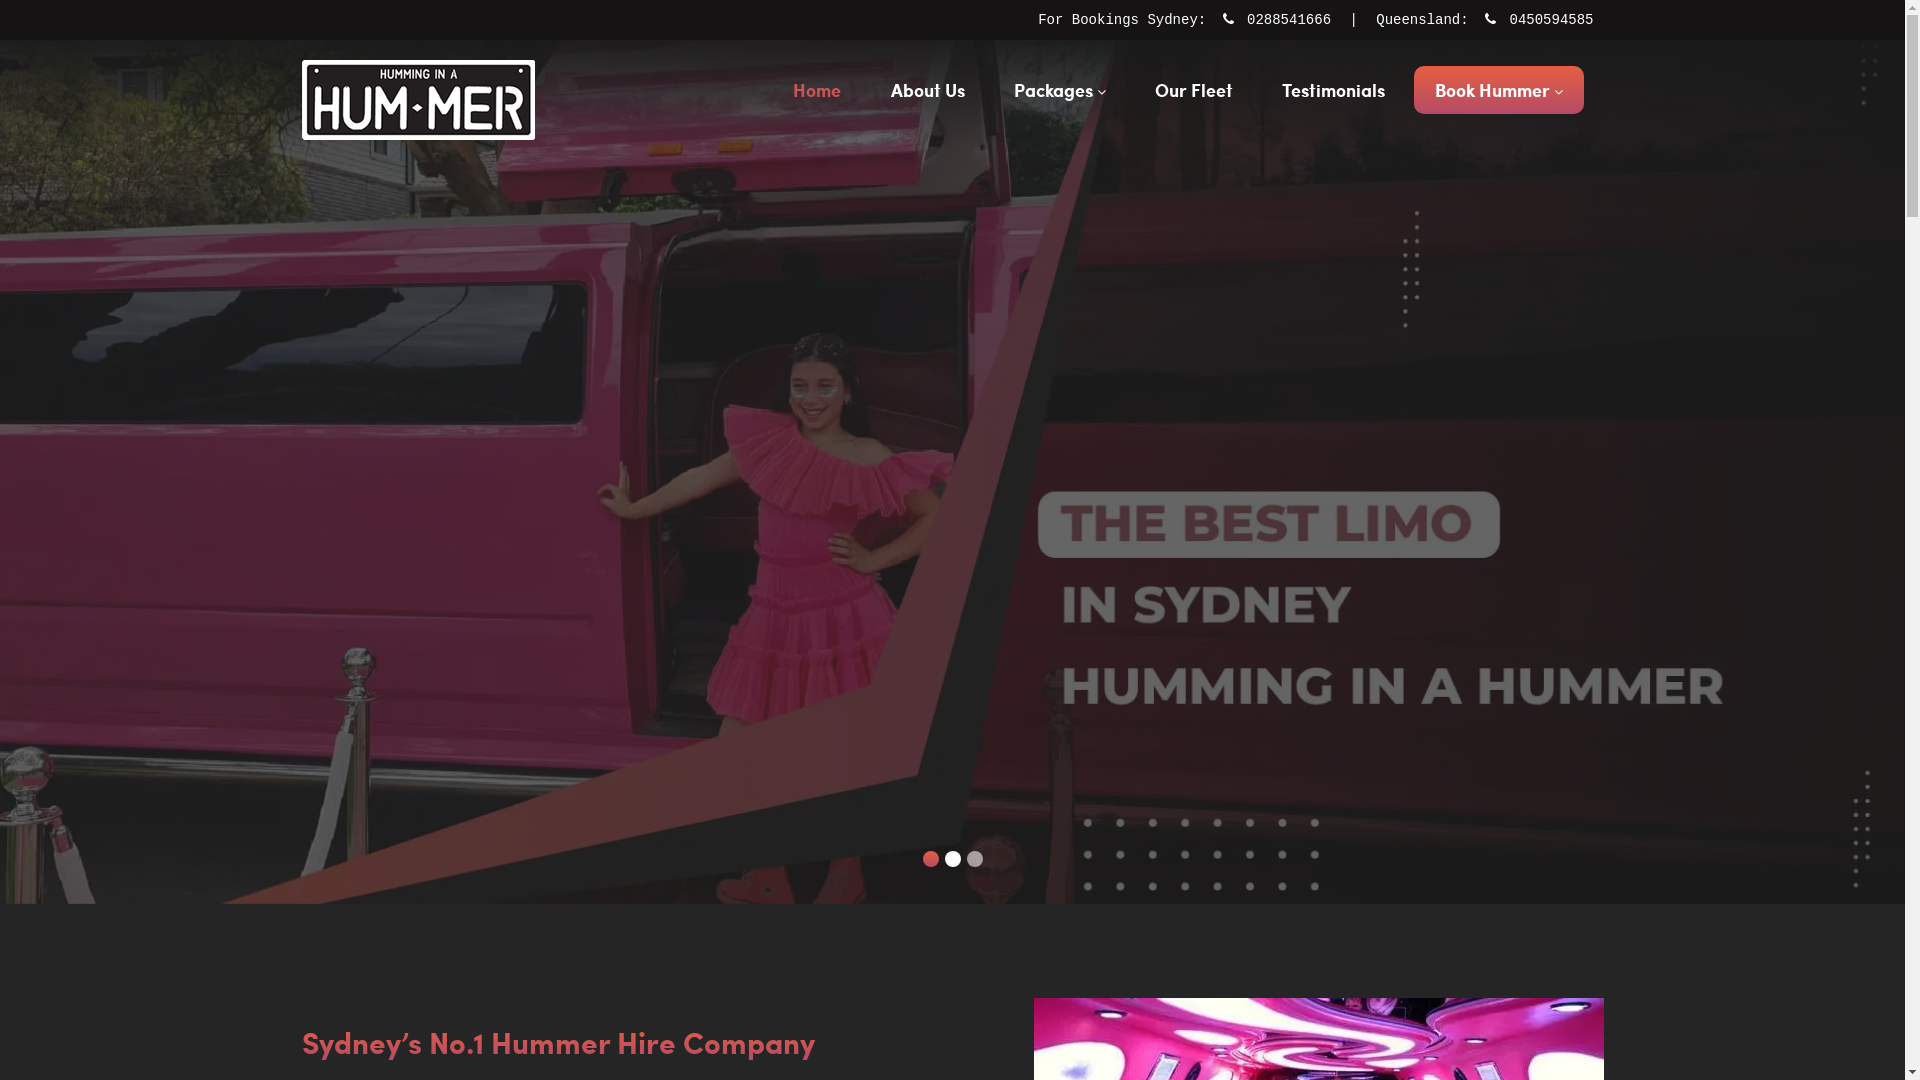 The height and width of the screenshot is (1080, 1920). Describe the element at coordinates (816, 88) in the screenshot. I see `'Home'` at that location.